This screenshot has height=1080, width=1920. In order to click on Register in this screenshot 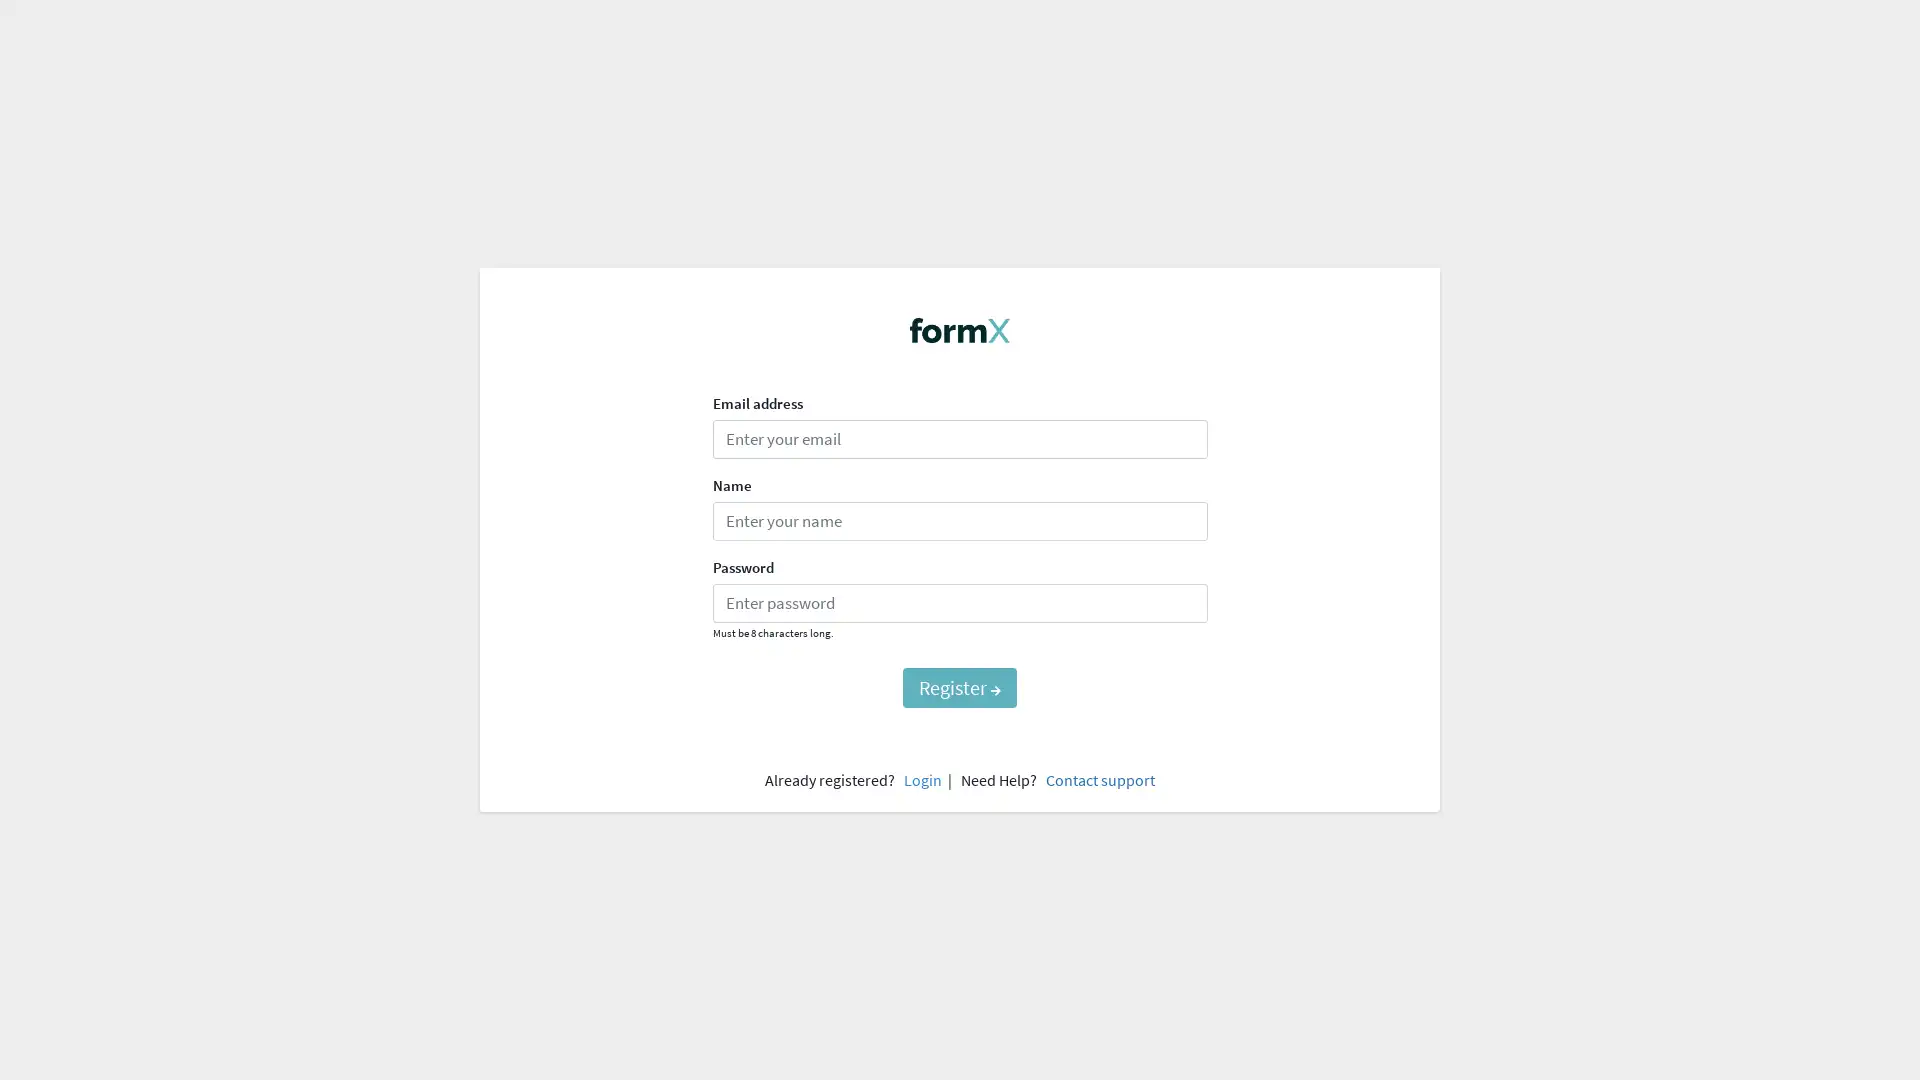, I will do `click(960, 686)`.